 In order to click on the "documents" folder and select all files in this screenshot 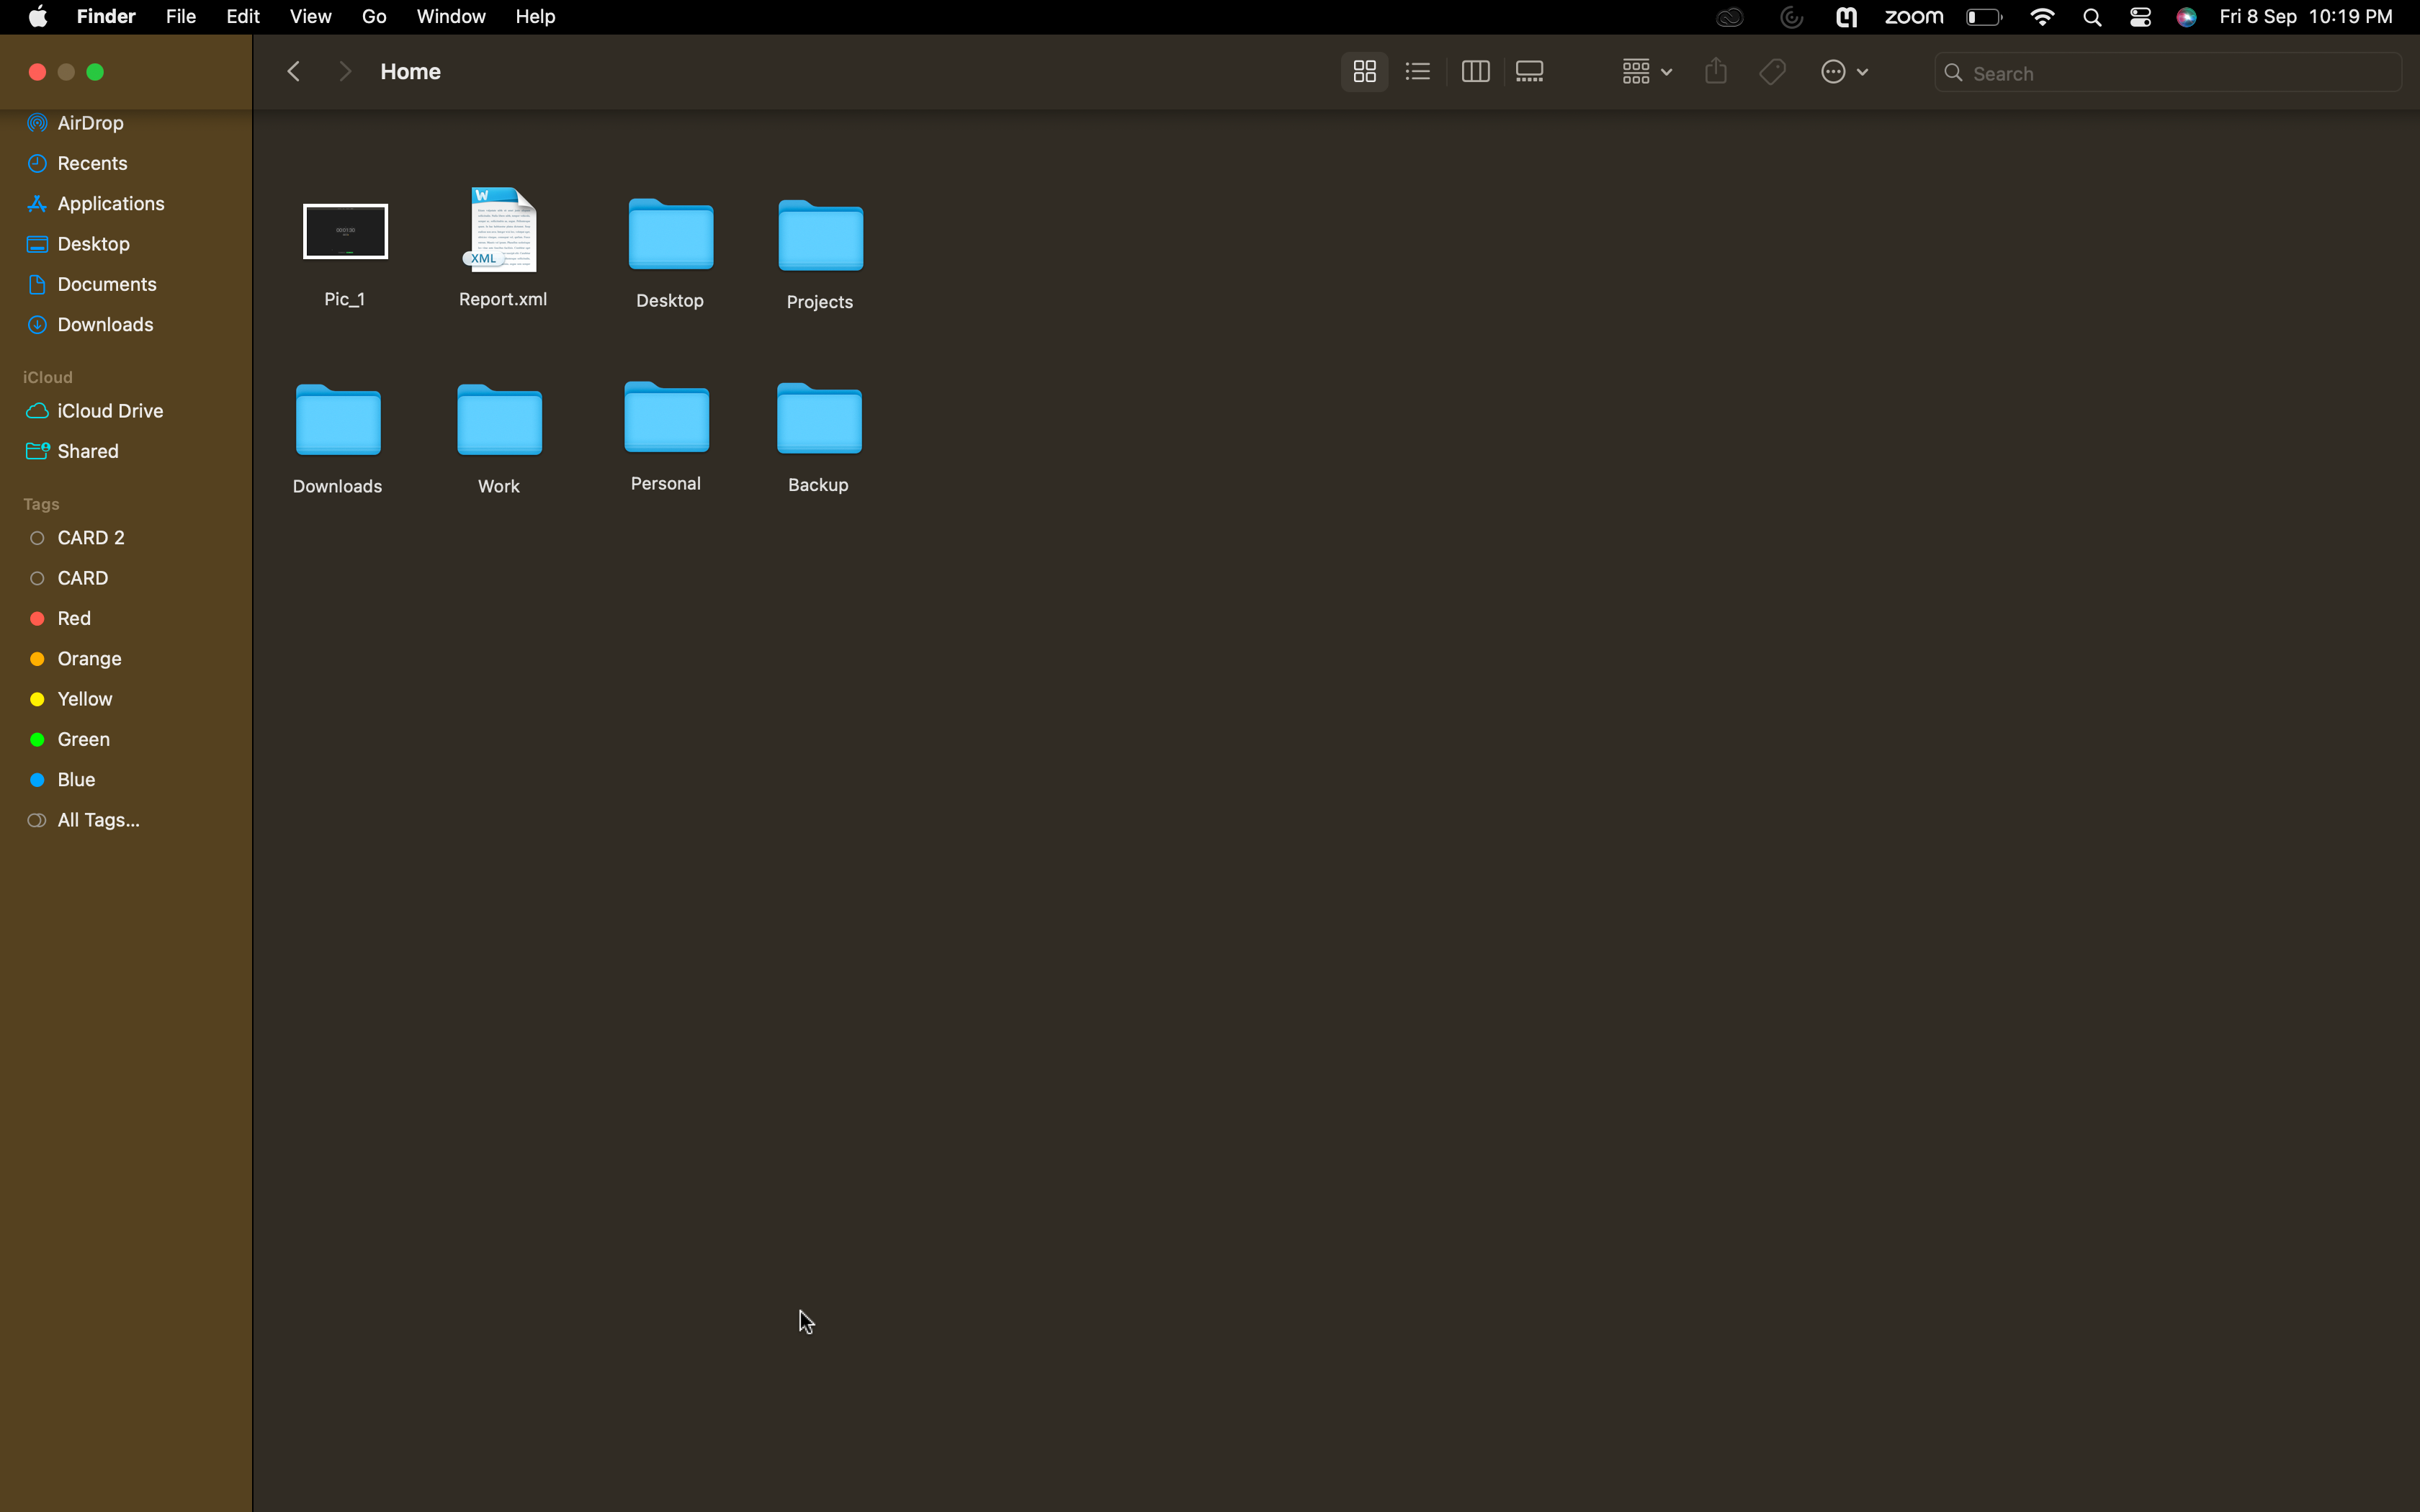, I will do `click(118, 279)`.